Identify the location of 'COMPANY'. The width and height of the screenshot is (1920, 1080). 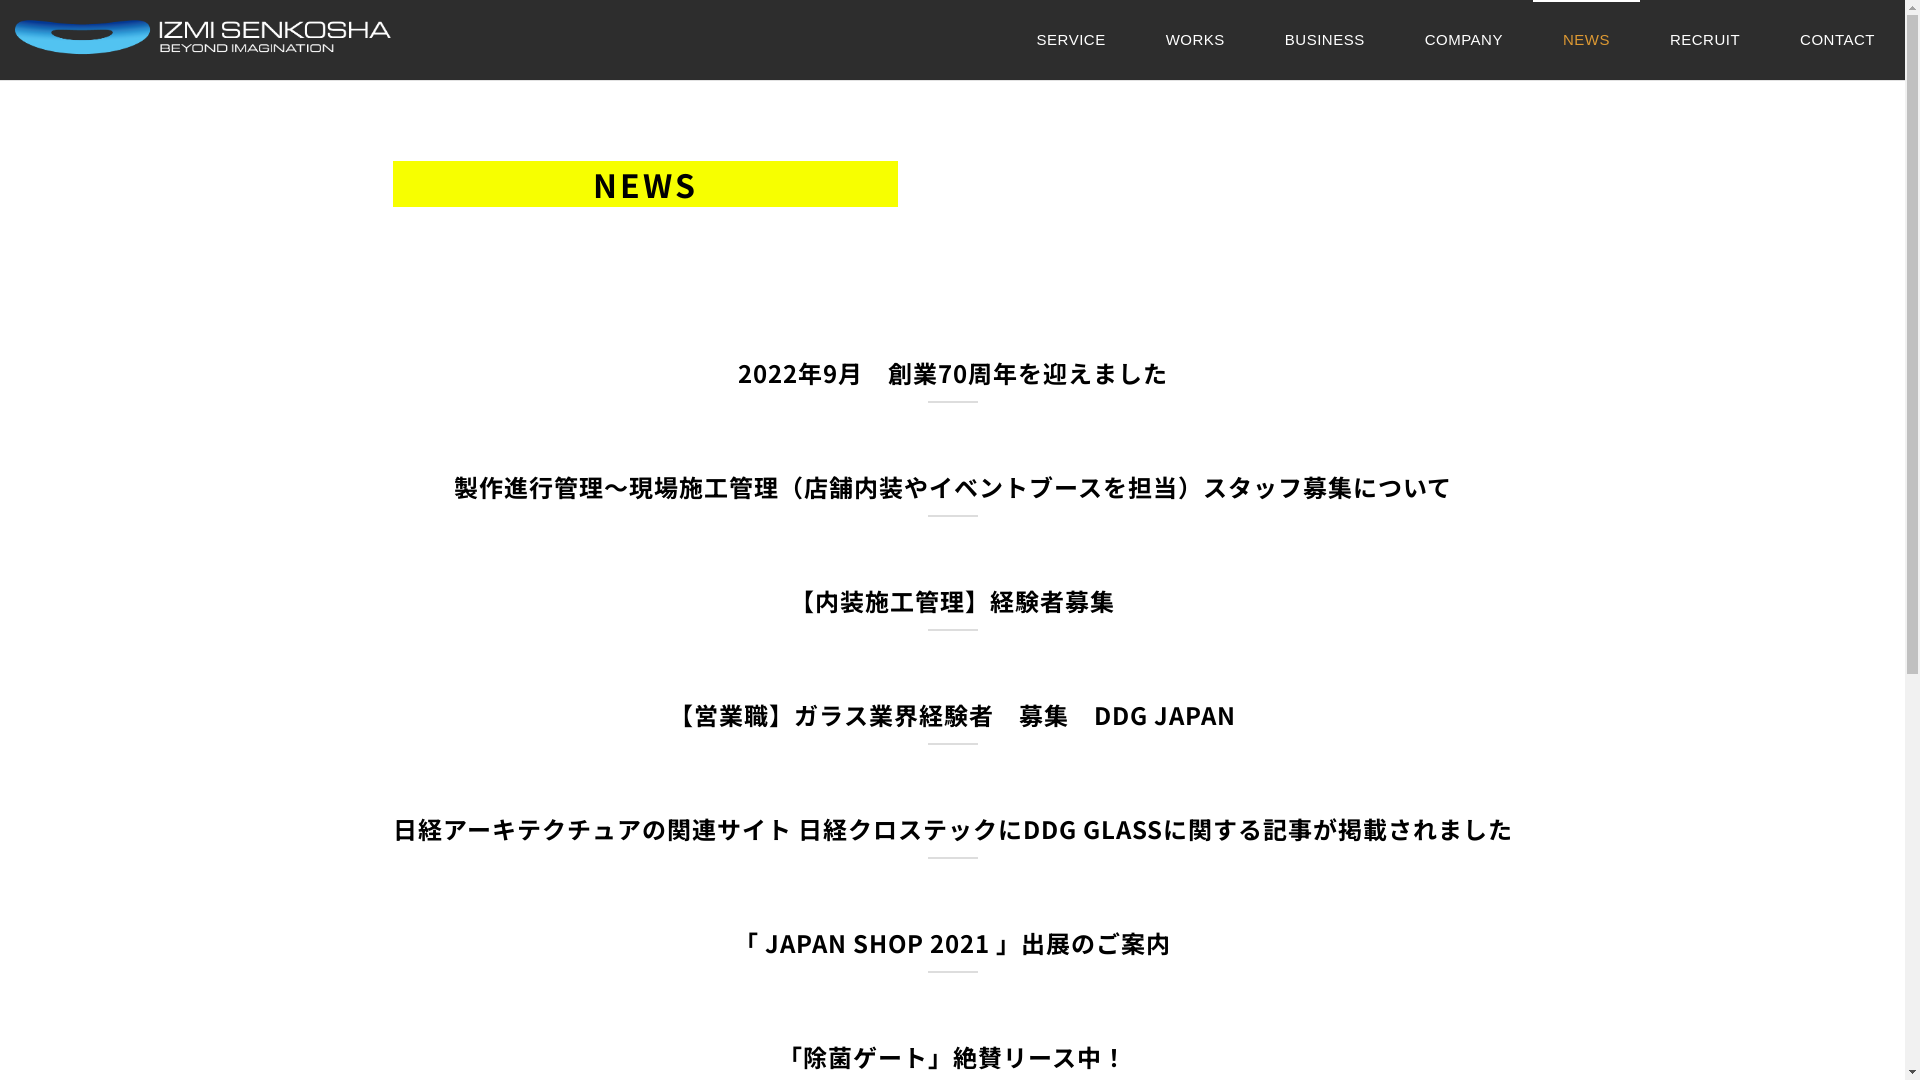
(1464, 39).